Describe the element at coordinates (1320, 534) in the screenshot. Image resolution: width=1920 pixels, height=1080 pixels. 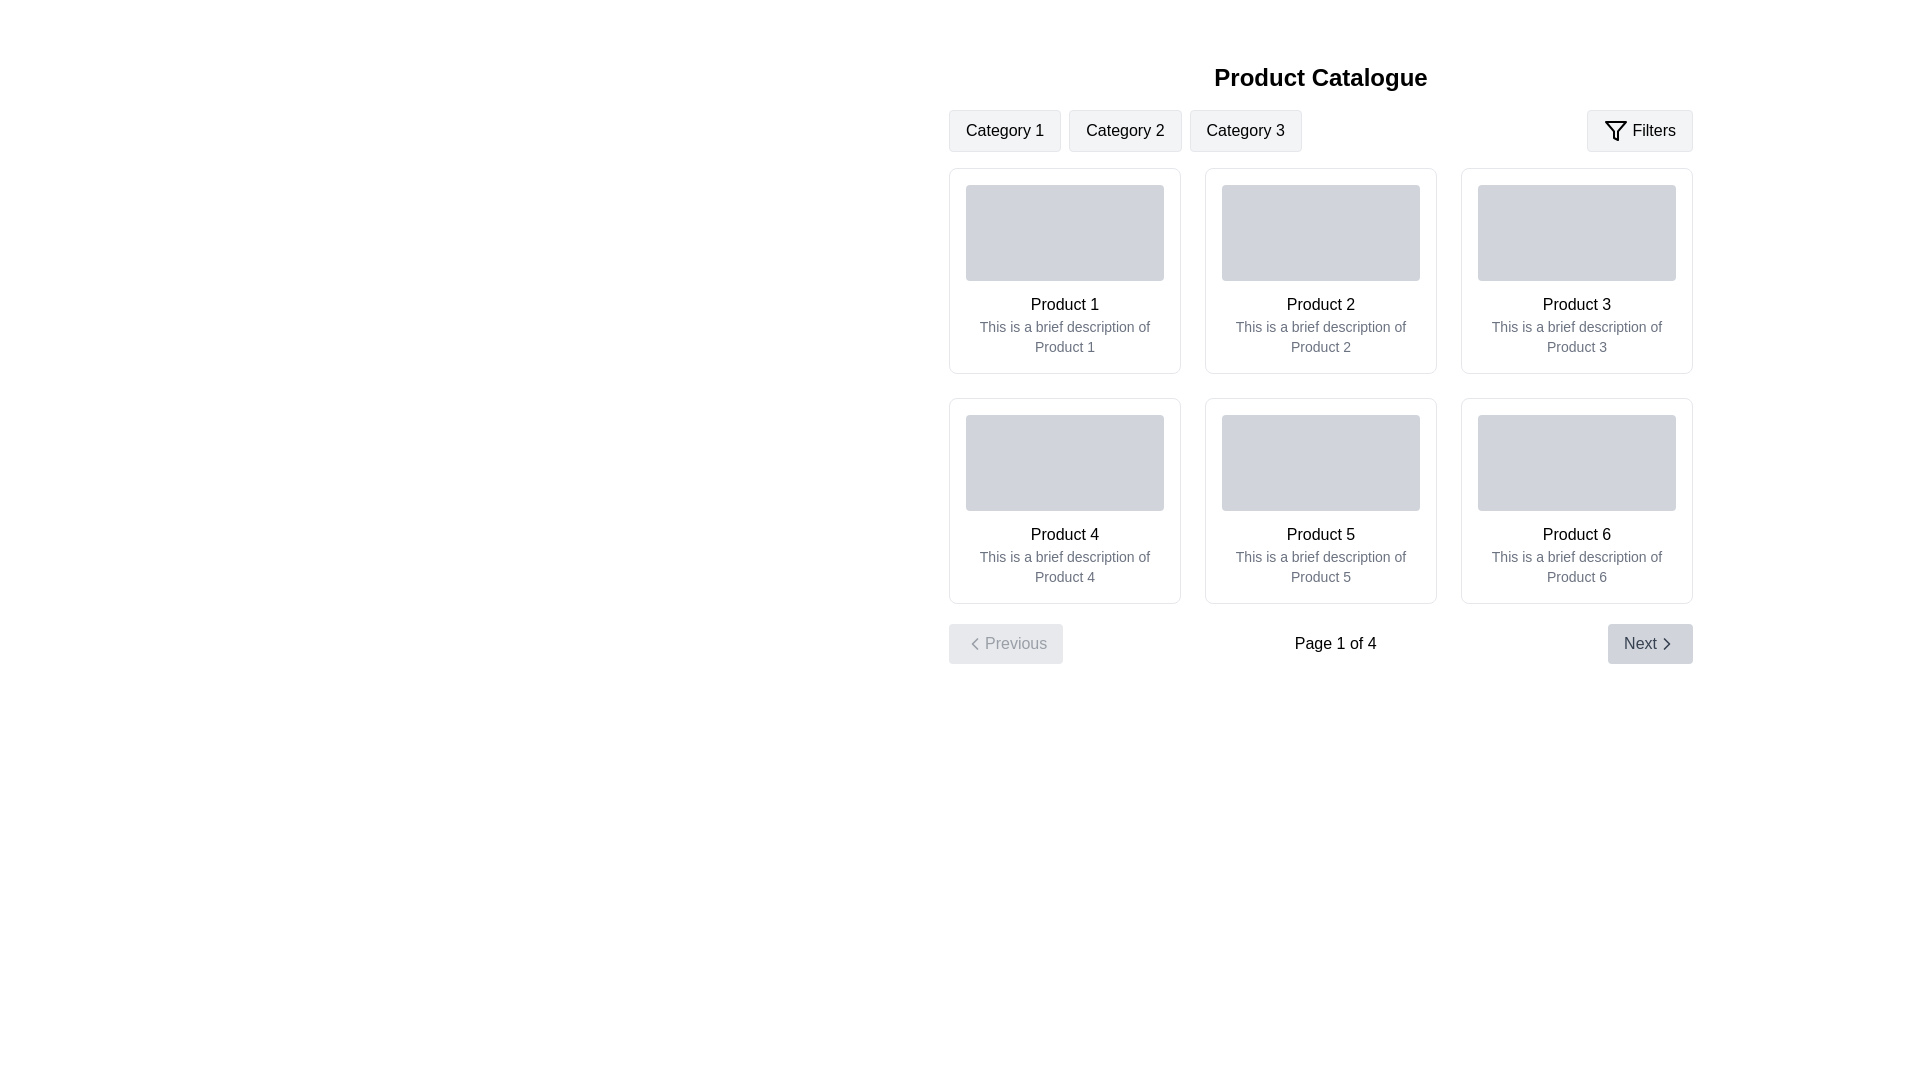
I see `the text label that displays the title or name of 'Product 5', located in the second row, middle column of the product grid` at that location.